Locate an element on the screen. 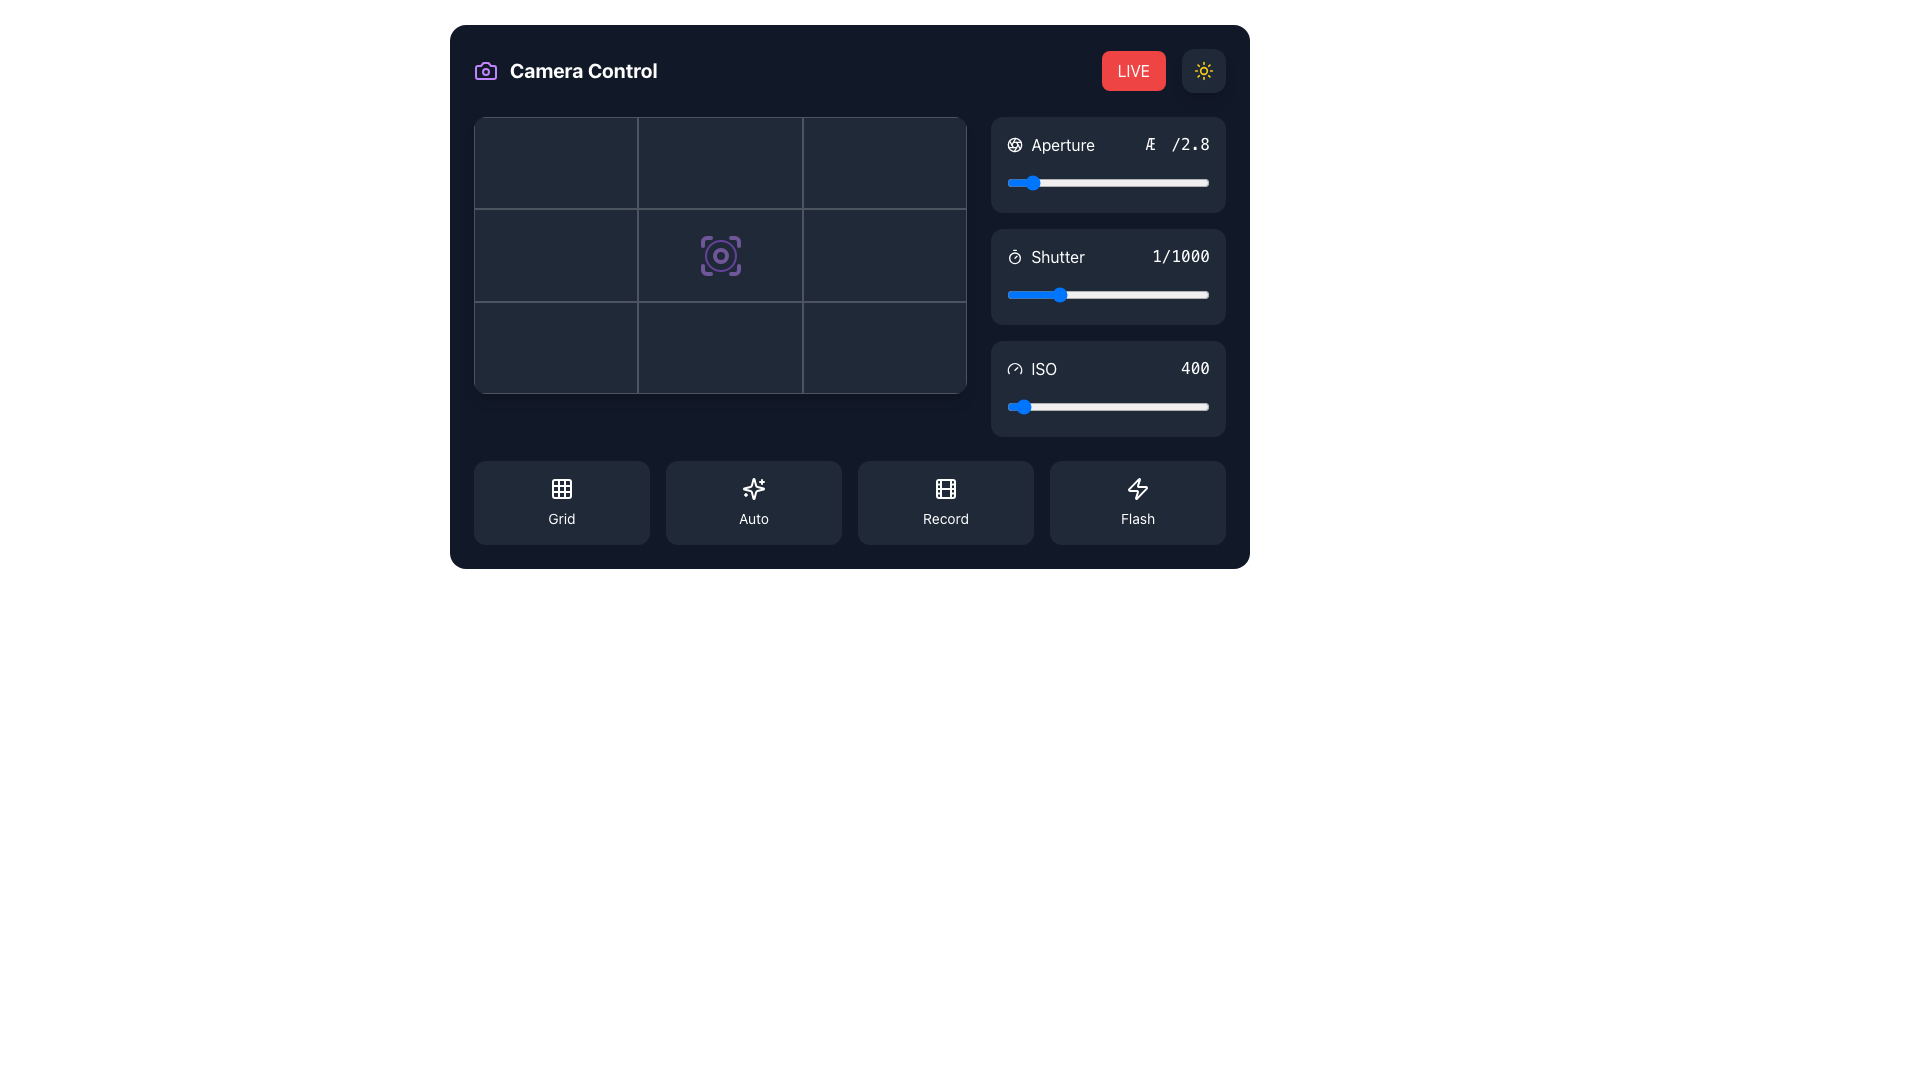 The height and width of the screenshot is (1080, 1920). the grid cell located in the top-center of the 'Camera Control' interface, which has a dark gray background and is part of a larger interactive grid layout is located at coordinates (720, 162).